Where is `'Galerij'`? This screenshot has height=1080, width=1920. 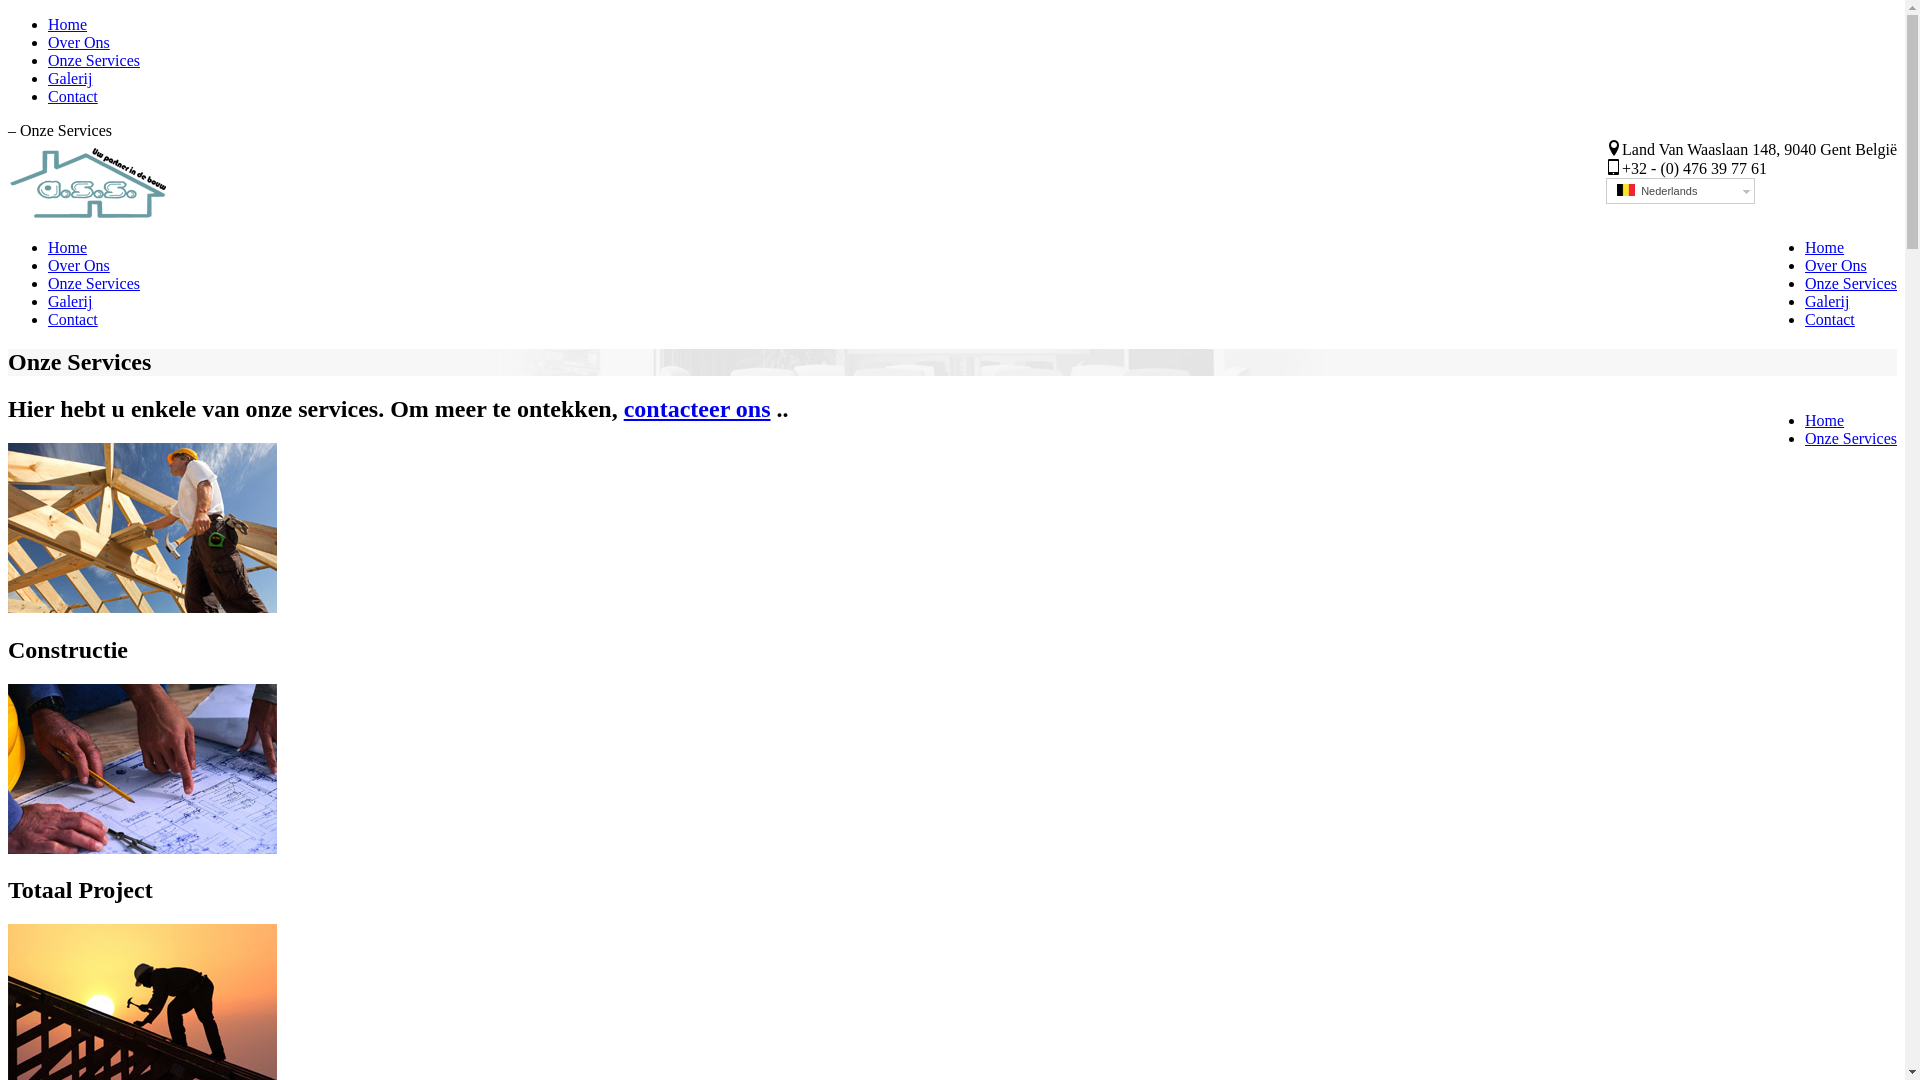 'Galerij' is located at coordinates (70, 77).